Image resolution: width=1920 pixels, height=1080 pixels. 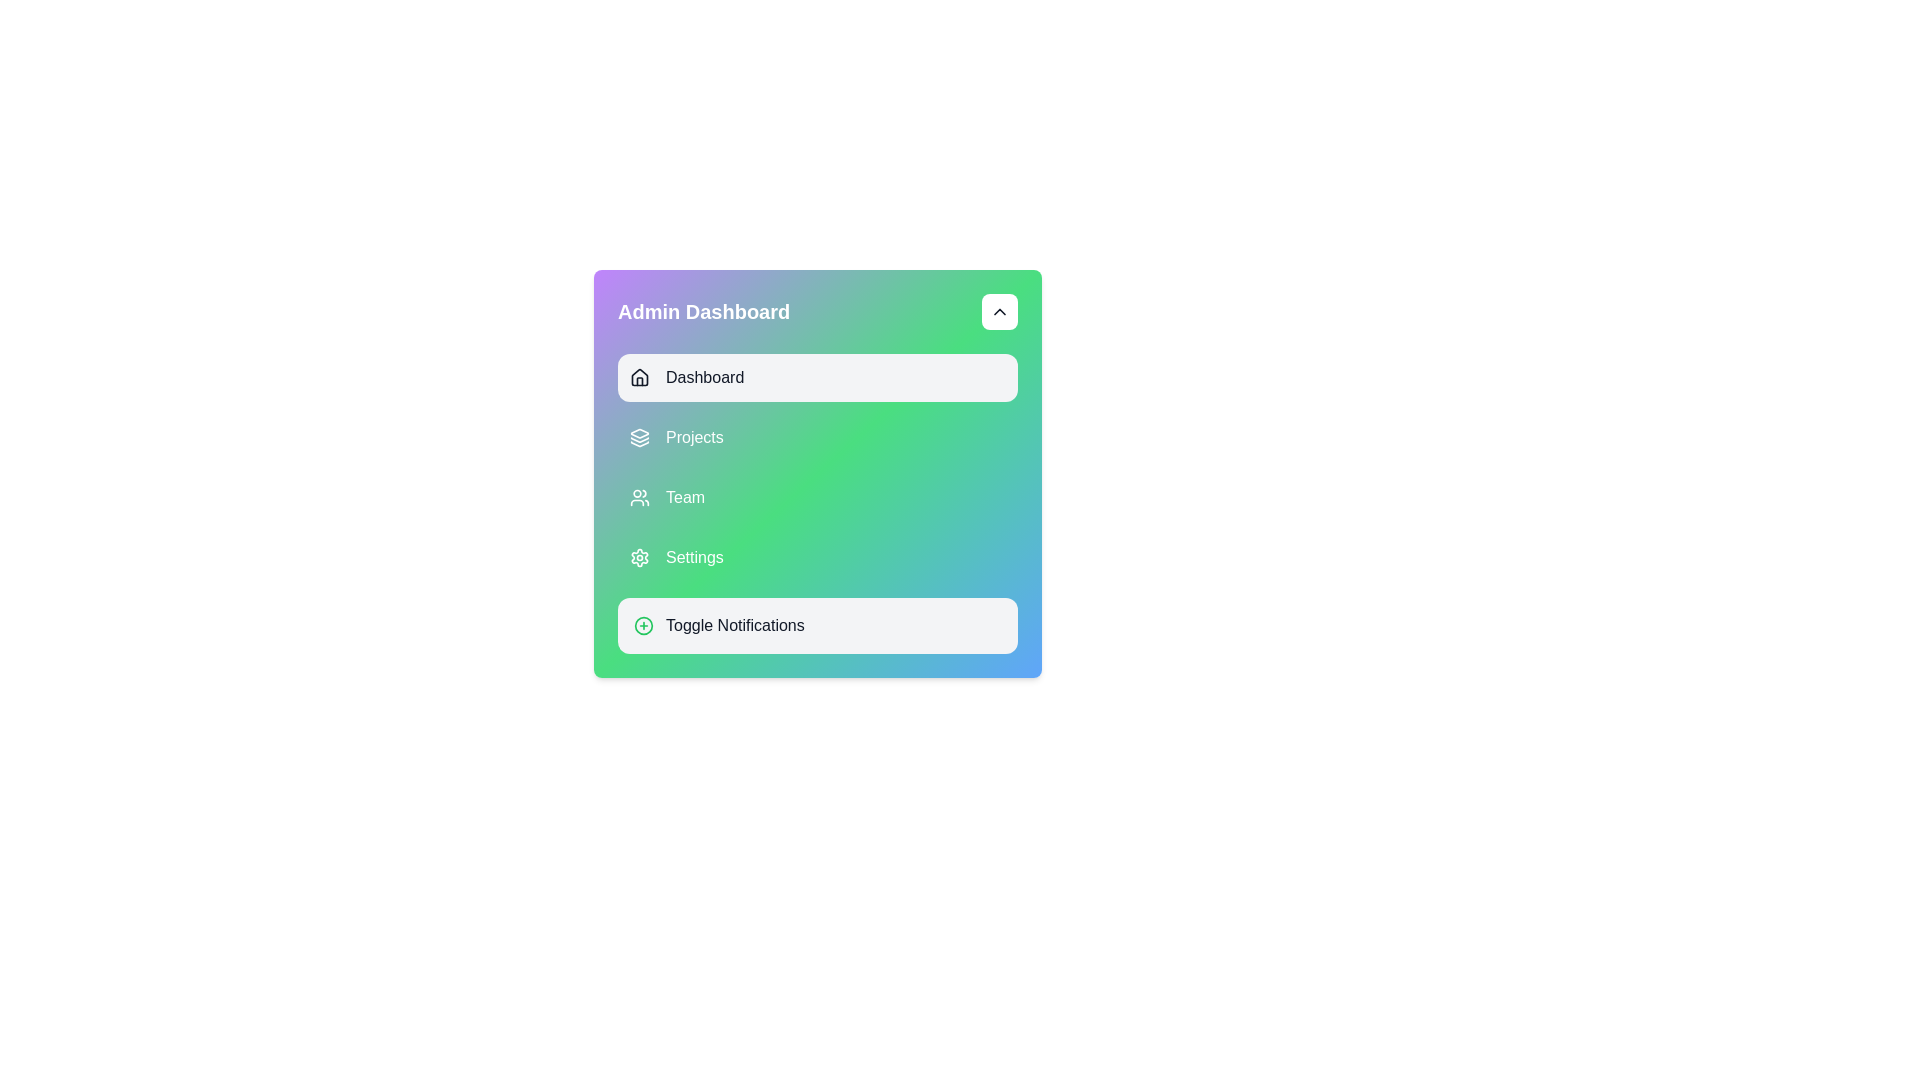 What do you see at coordinates (638, 432) in the screenshot?
I see `the layer or hierarchy icon, which is the topmost of three layered objects in a card-like layout` at bounding box center [638, 432].